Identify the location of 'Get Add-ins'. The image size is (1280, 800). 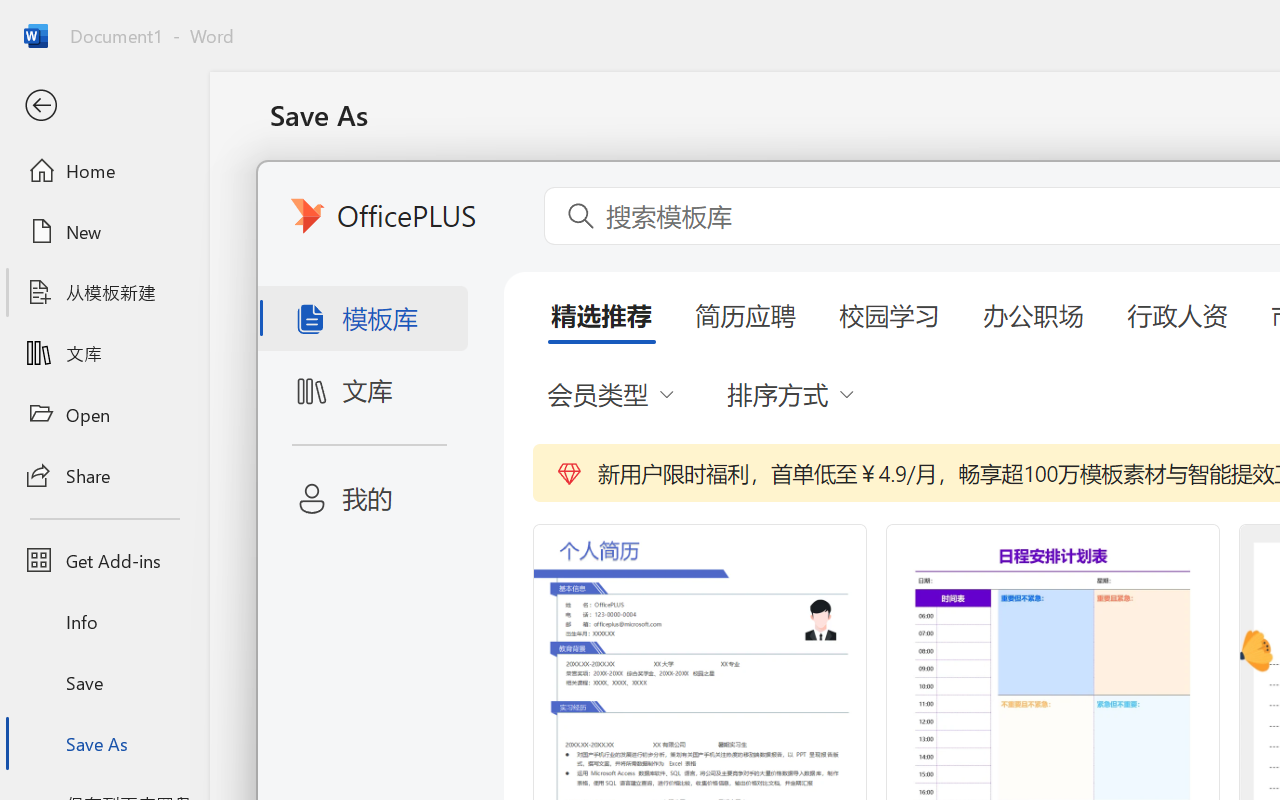
(103, 560).